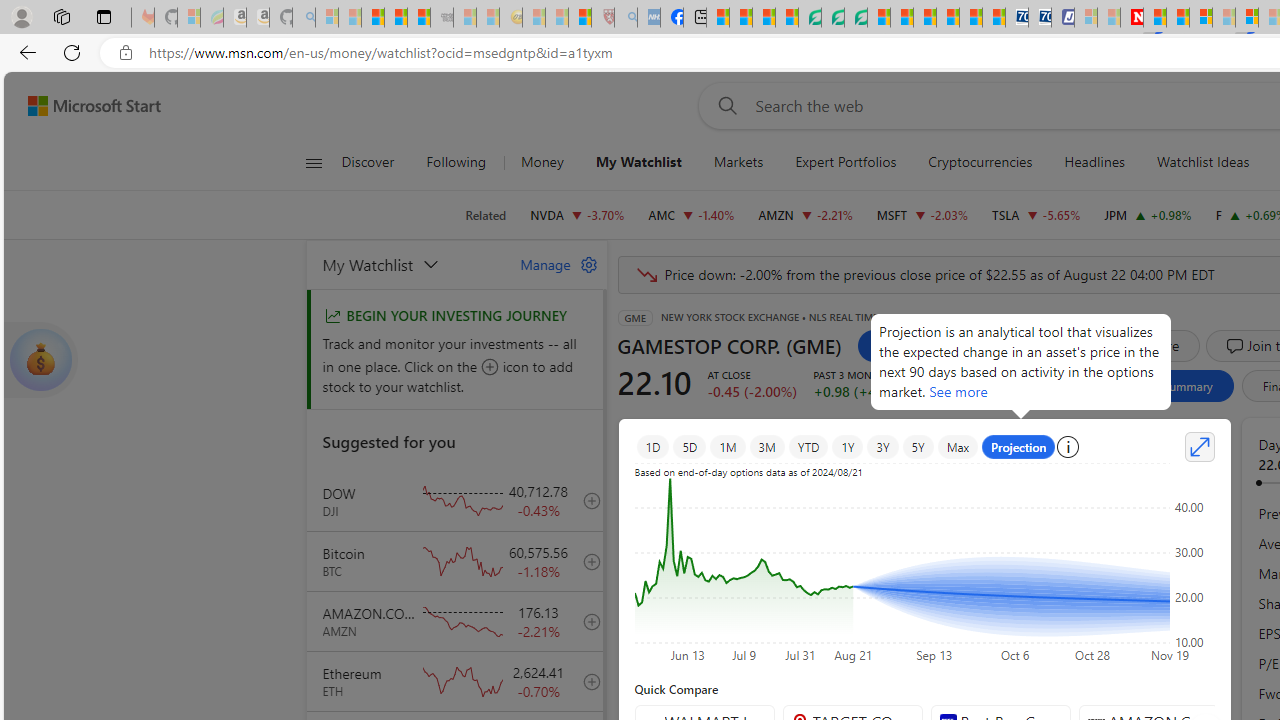  Describe the element at coordinates (637, 162) in the screenshot. I see `'My Watchlist'` at that location.